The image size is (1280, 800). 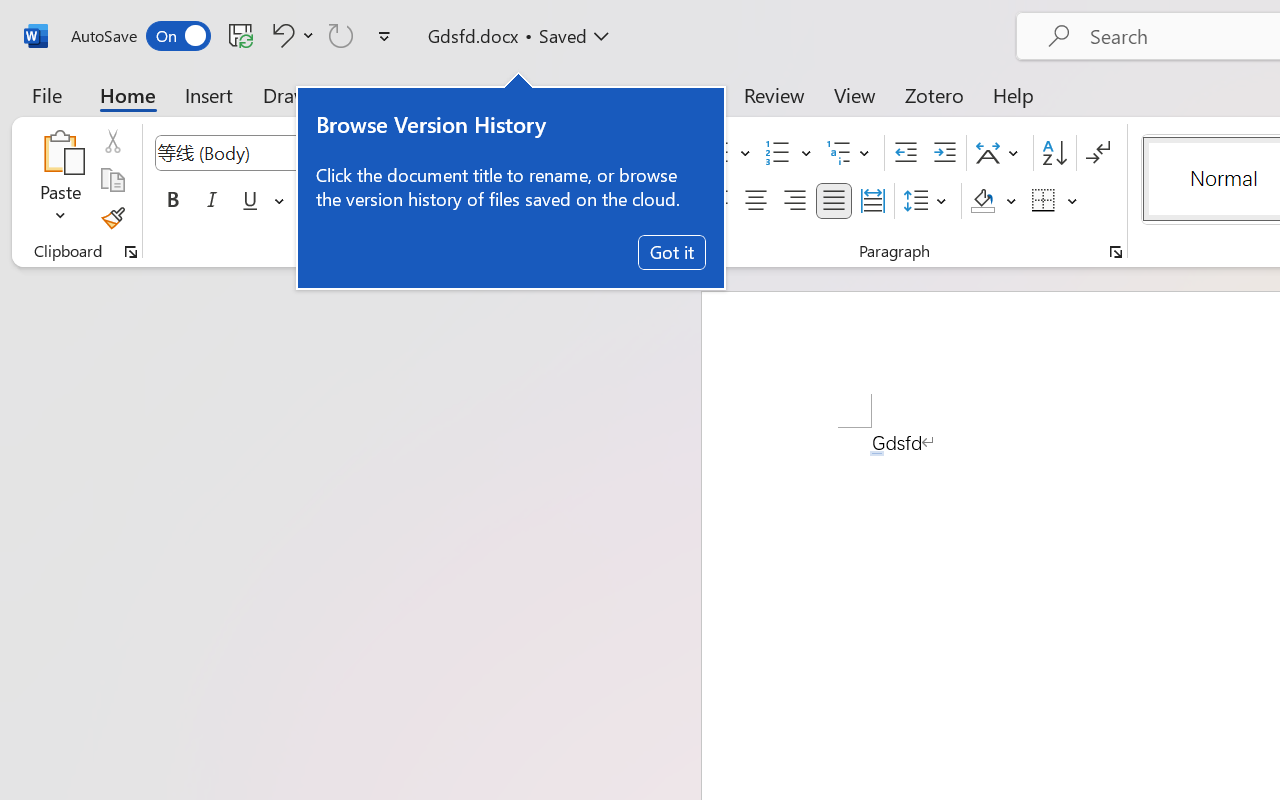 What do you see at coordinates (872, 201) in the screenshot?
I see `'Distributed'` at bounding box center [872, 201].